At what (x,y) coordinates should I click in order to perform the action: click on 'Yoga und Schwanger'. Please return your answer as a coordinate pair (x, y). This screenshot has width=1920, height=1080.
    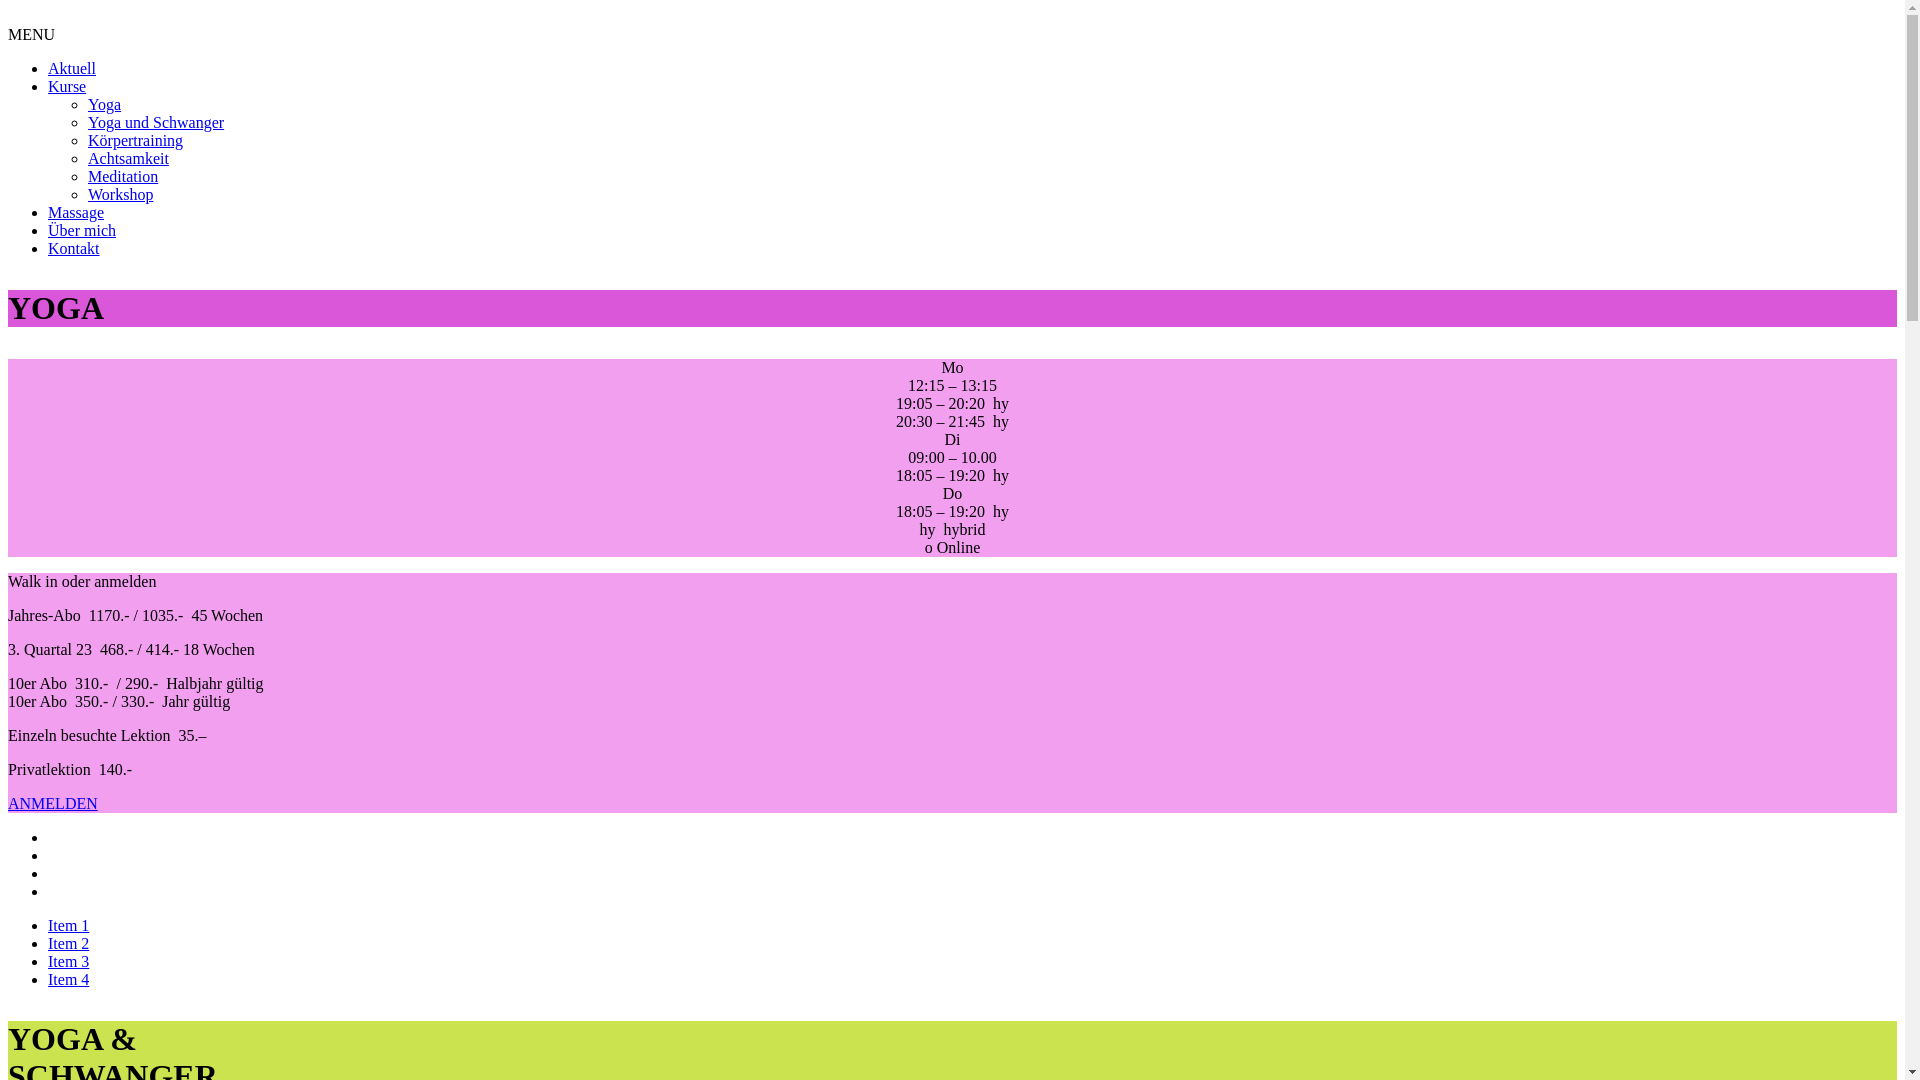
    Looking at the image, I should click on (155, 122).